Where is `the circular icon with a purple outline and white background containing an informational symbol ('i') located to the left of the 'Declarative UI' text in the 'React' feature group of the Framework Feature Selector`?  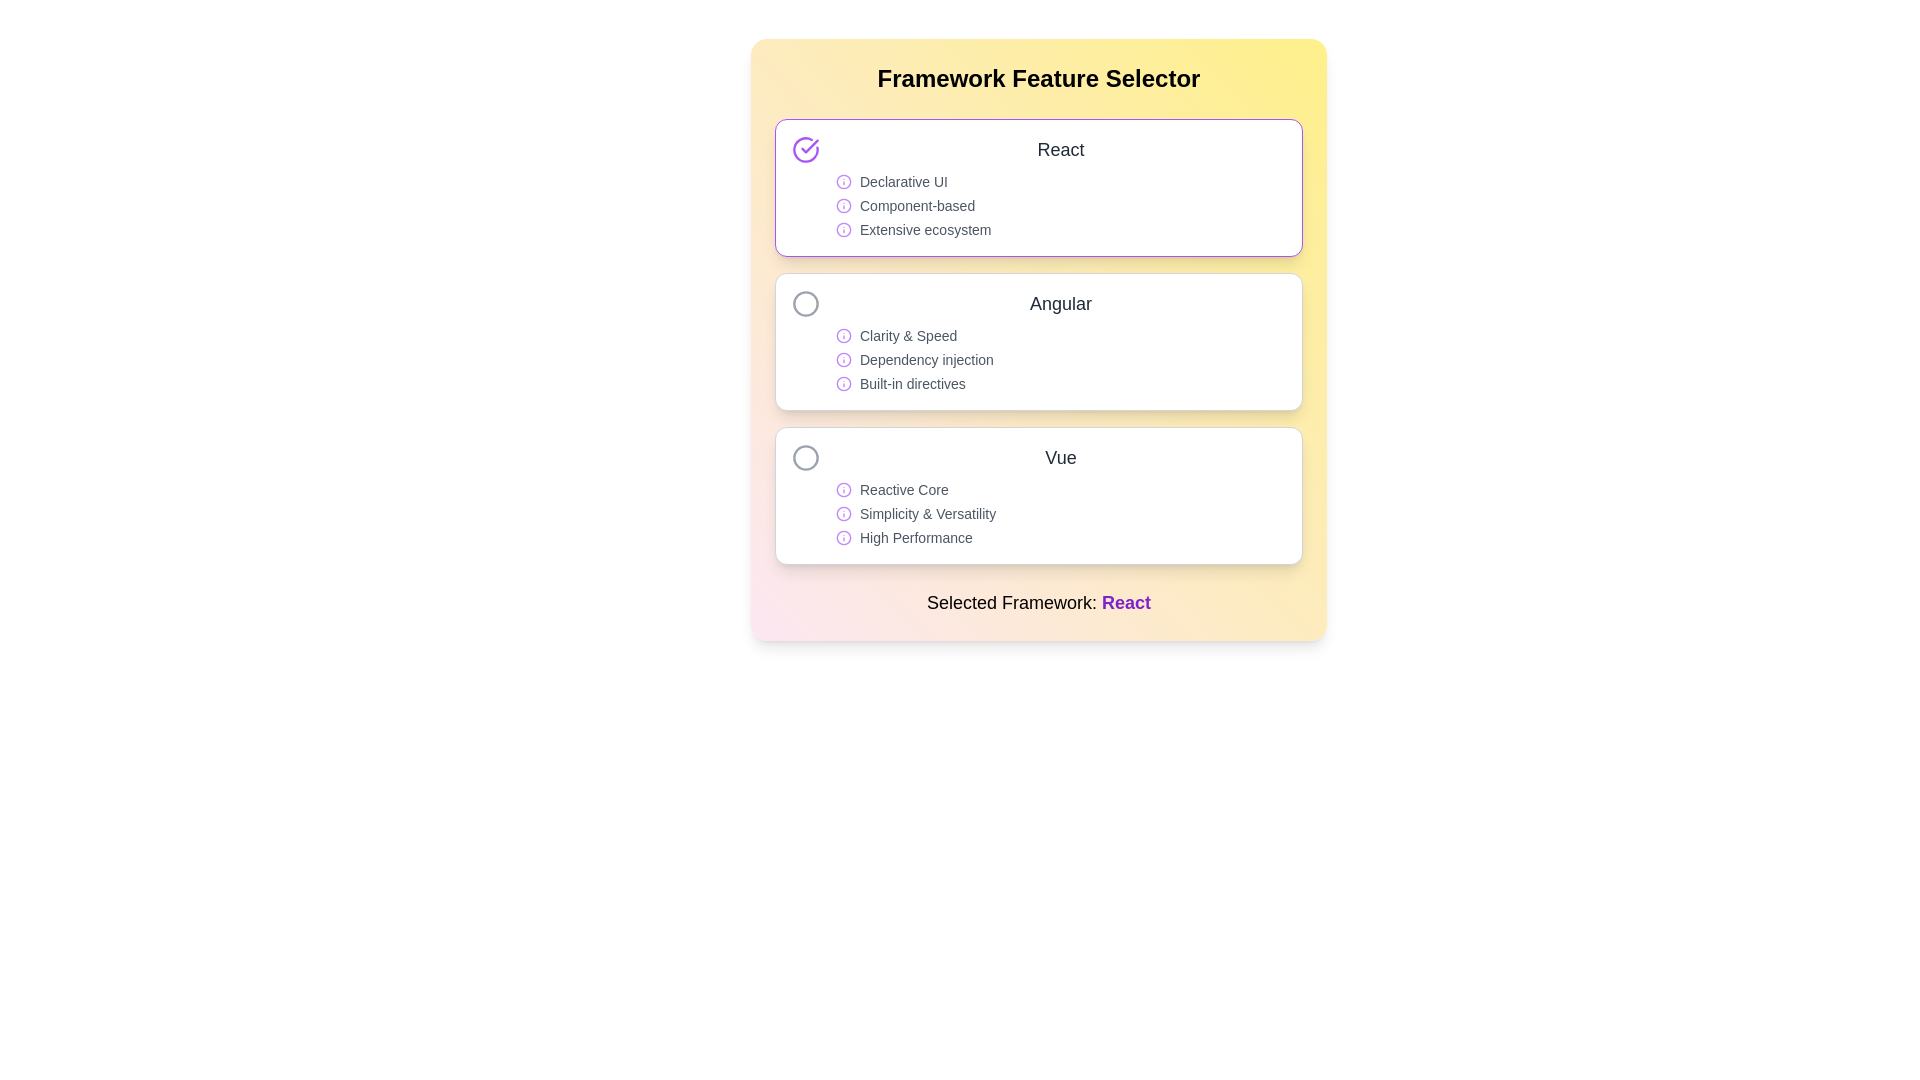
the circular icon with a purple outline and white background containing an informational symbol ('i') located to the left of the 'Declarative UI' text in the 'React' feature group of the Framework Feature Selector is located at coordinates (844, 181).